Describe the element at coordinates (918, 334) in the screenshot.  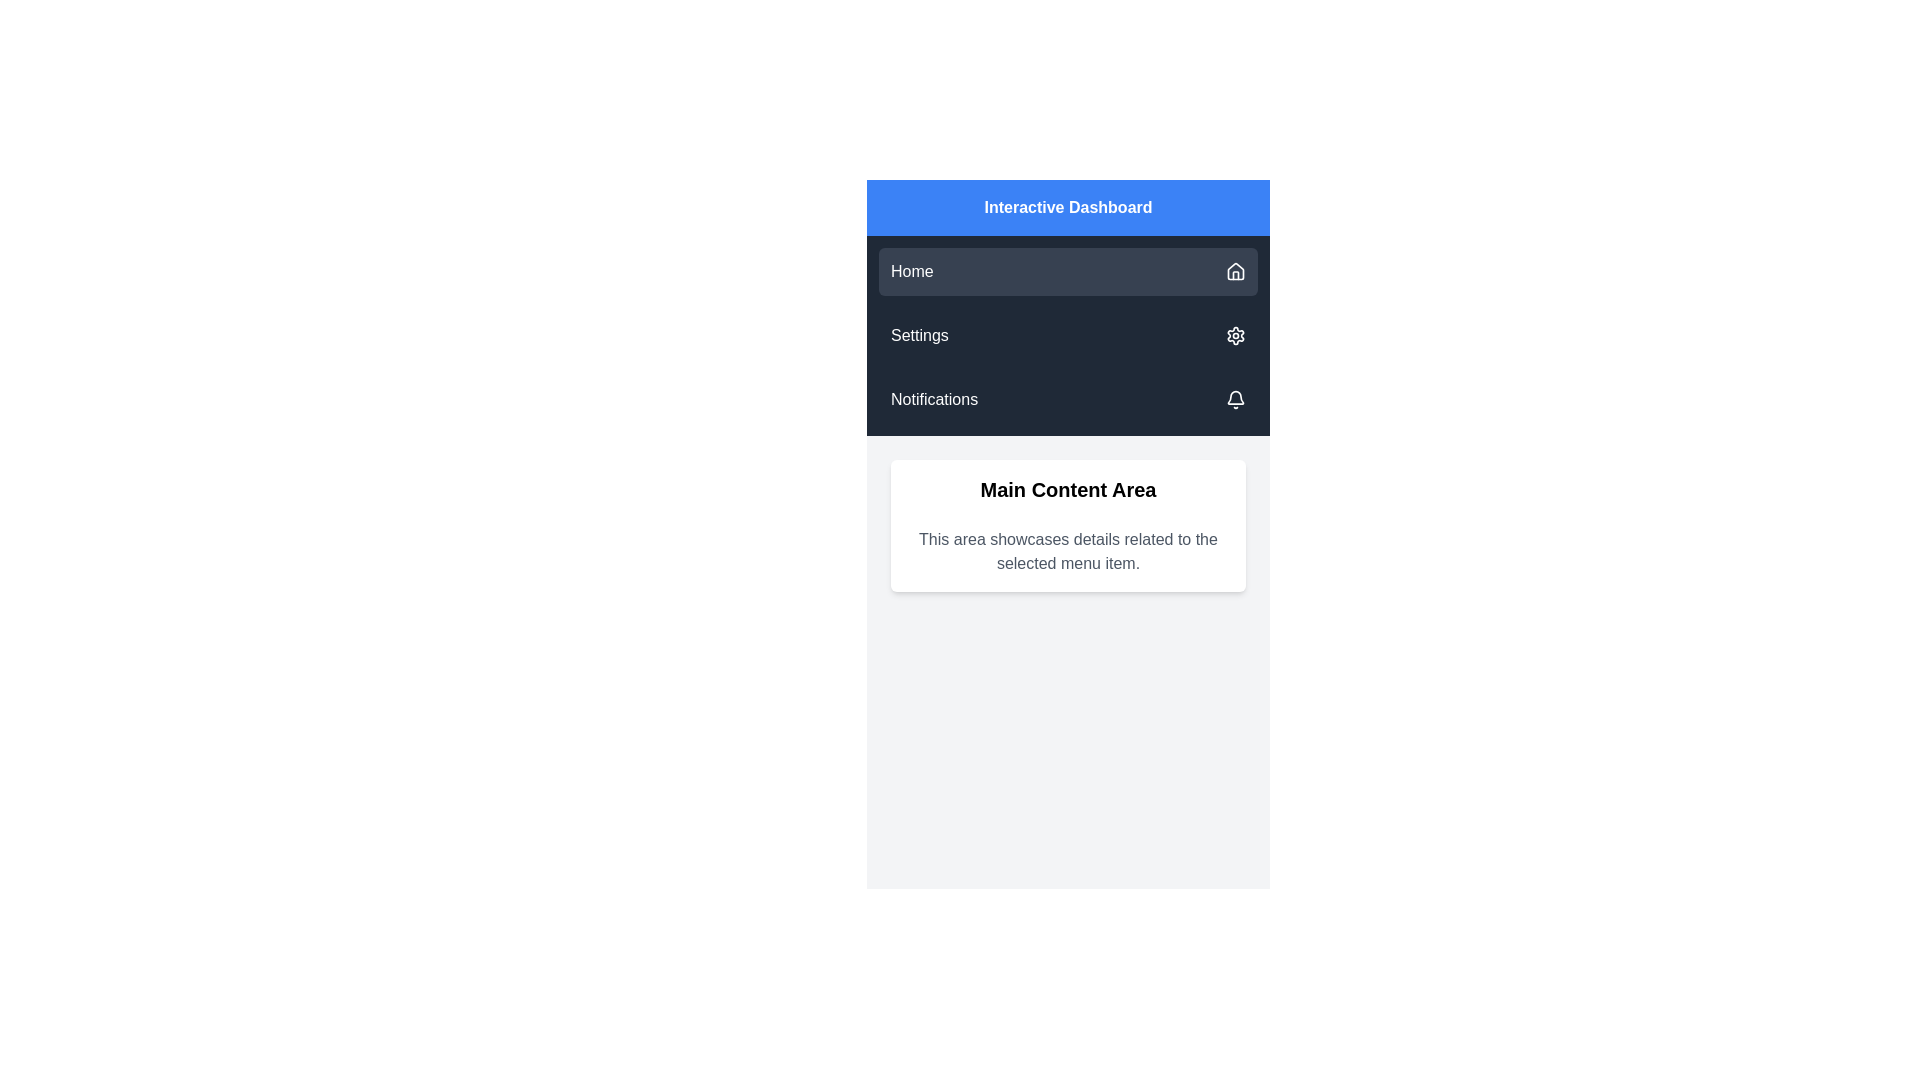
I see `the 'Settings' text label in the sidebar menu` at that location.